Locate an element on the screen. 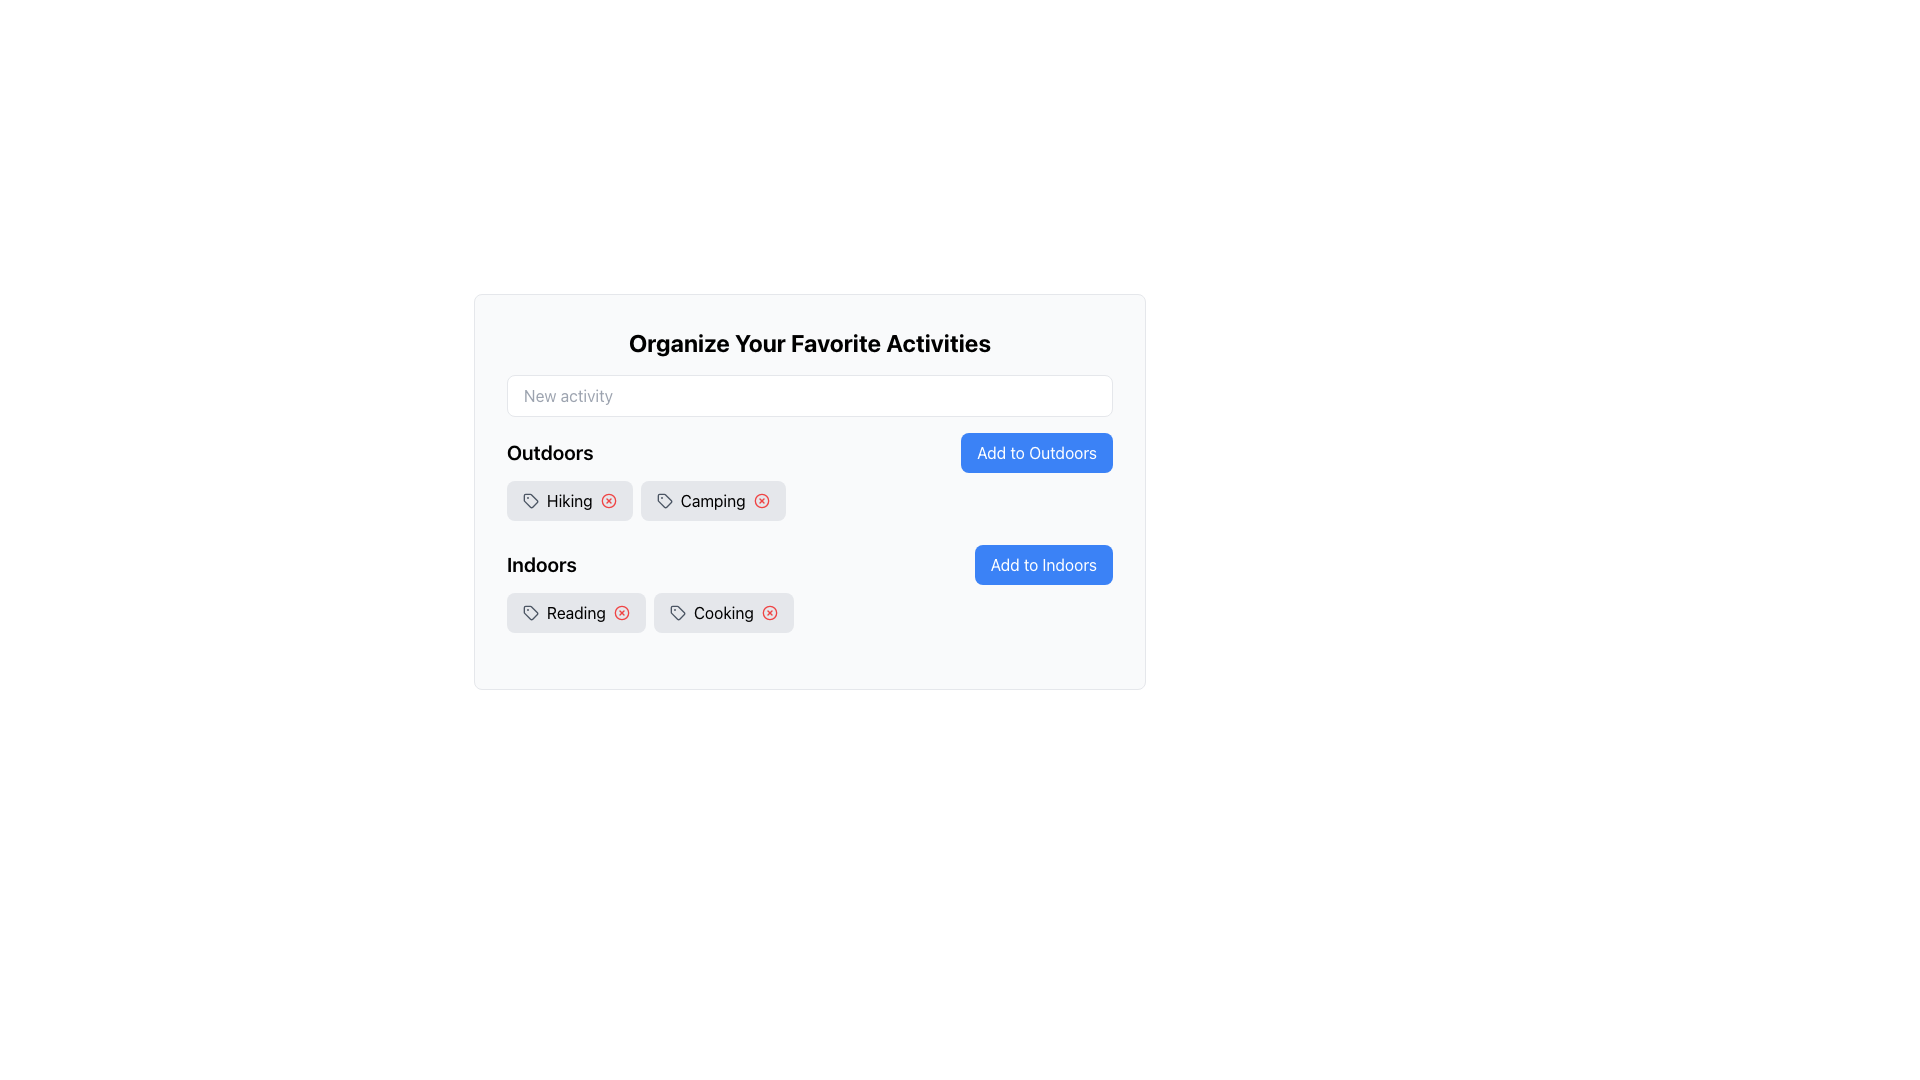  the SVG icon located in the 'Outdoors' section next to the label 'Hiking', which serves as a decorative representation for associated elements is located at coordinates (677, 612).